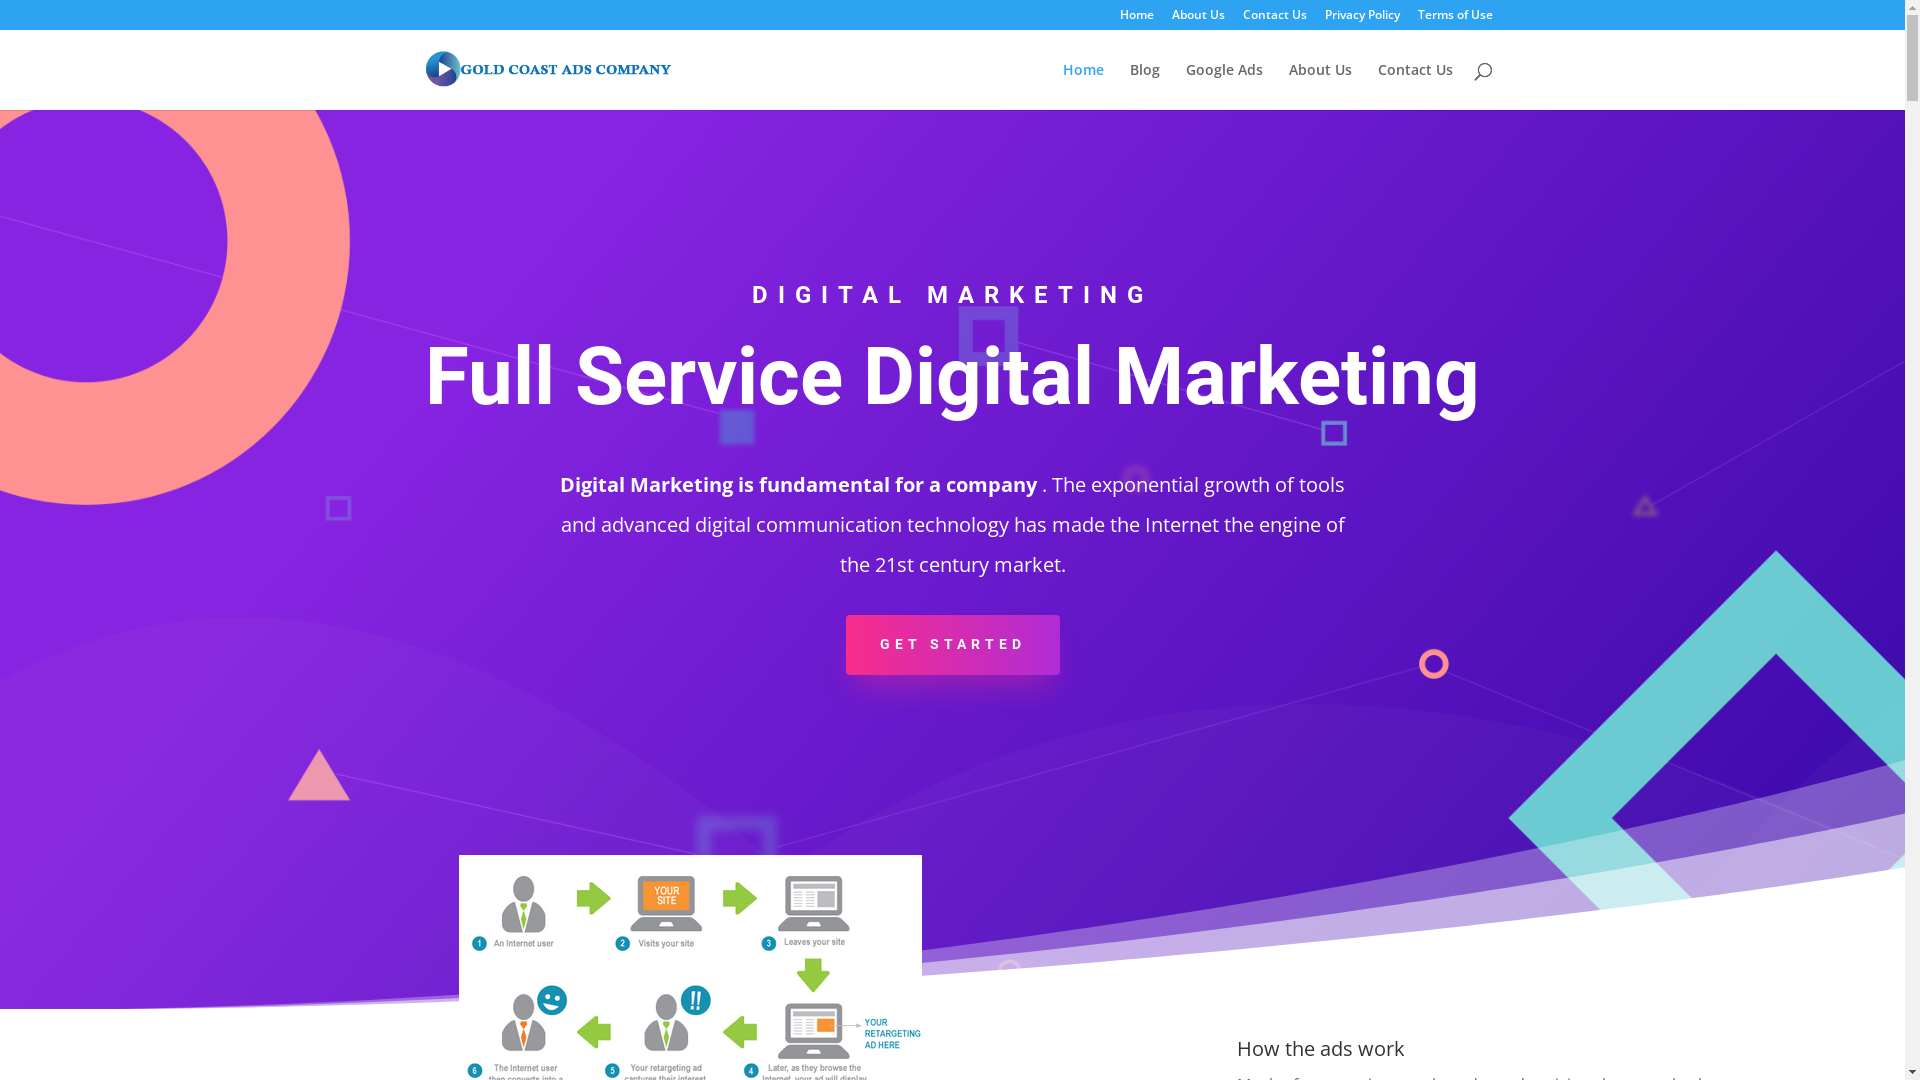 Image resolution: width=1920 pixels, height=1080 pixels. Describe the element at coordinates (1081, 85) in the screenshot. I see `'Home'` at that location.